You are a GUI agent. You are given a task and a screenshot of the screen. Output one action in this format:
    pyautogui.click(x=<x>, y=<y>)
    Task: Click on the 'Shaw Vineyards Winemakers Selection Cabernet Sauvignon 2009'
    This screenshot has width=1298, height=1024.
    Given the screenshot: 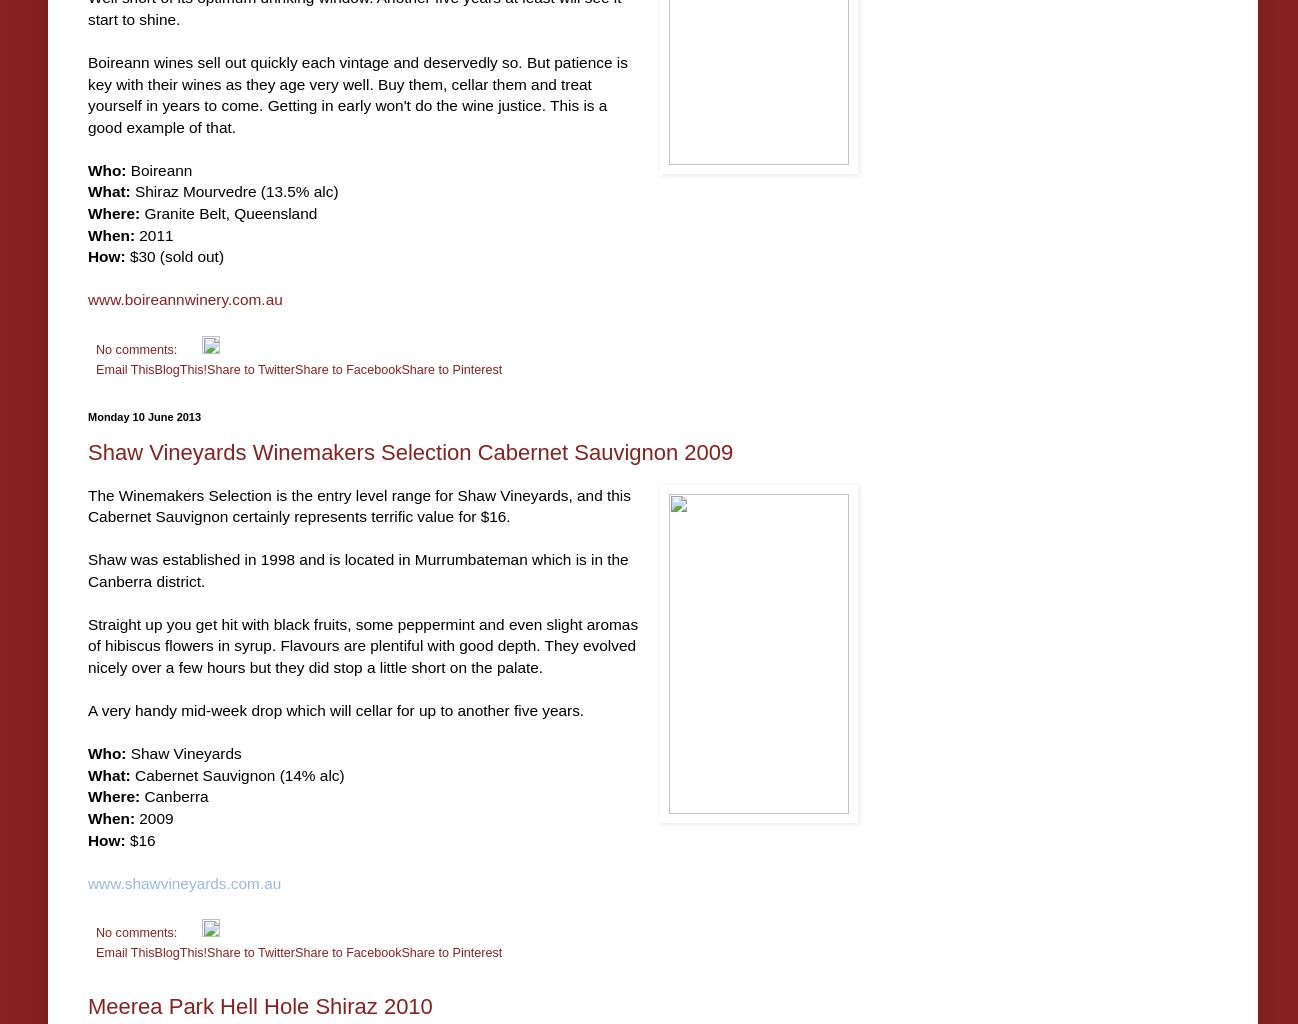 What is the action you would take?
    pyautogui.click(x=409, y=451)
    